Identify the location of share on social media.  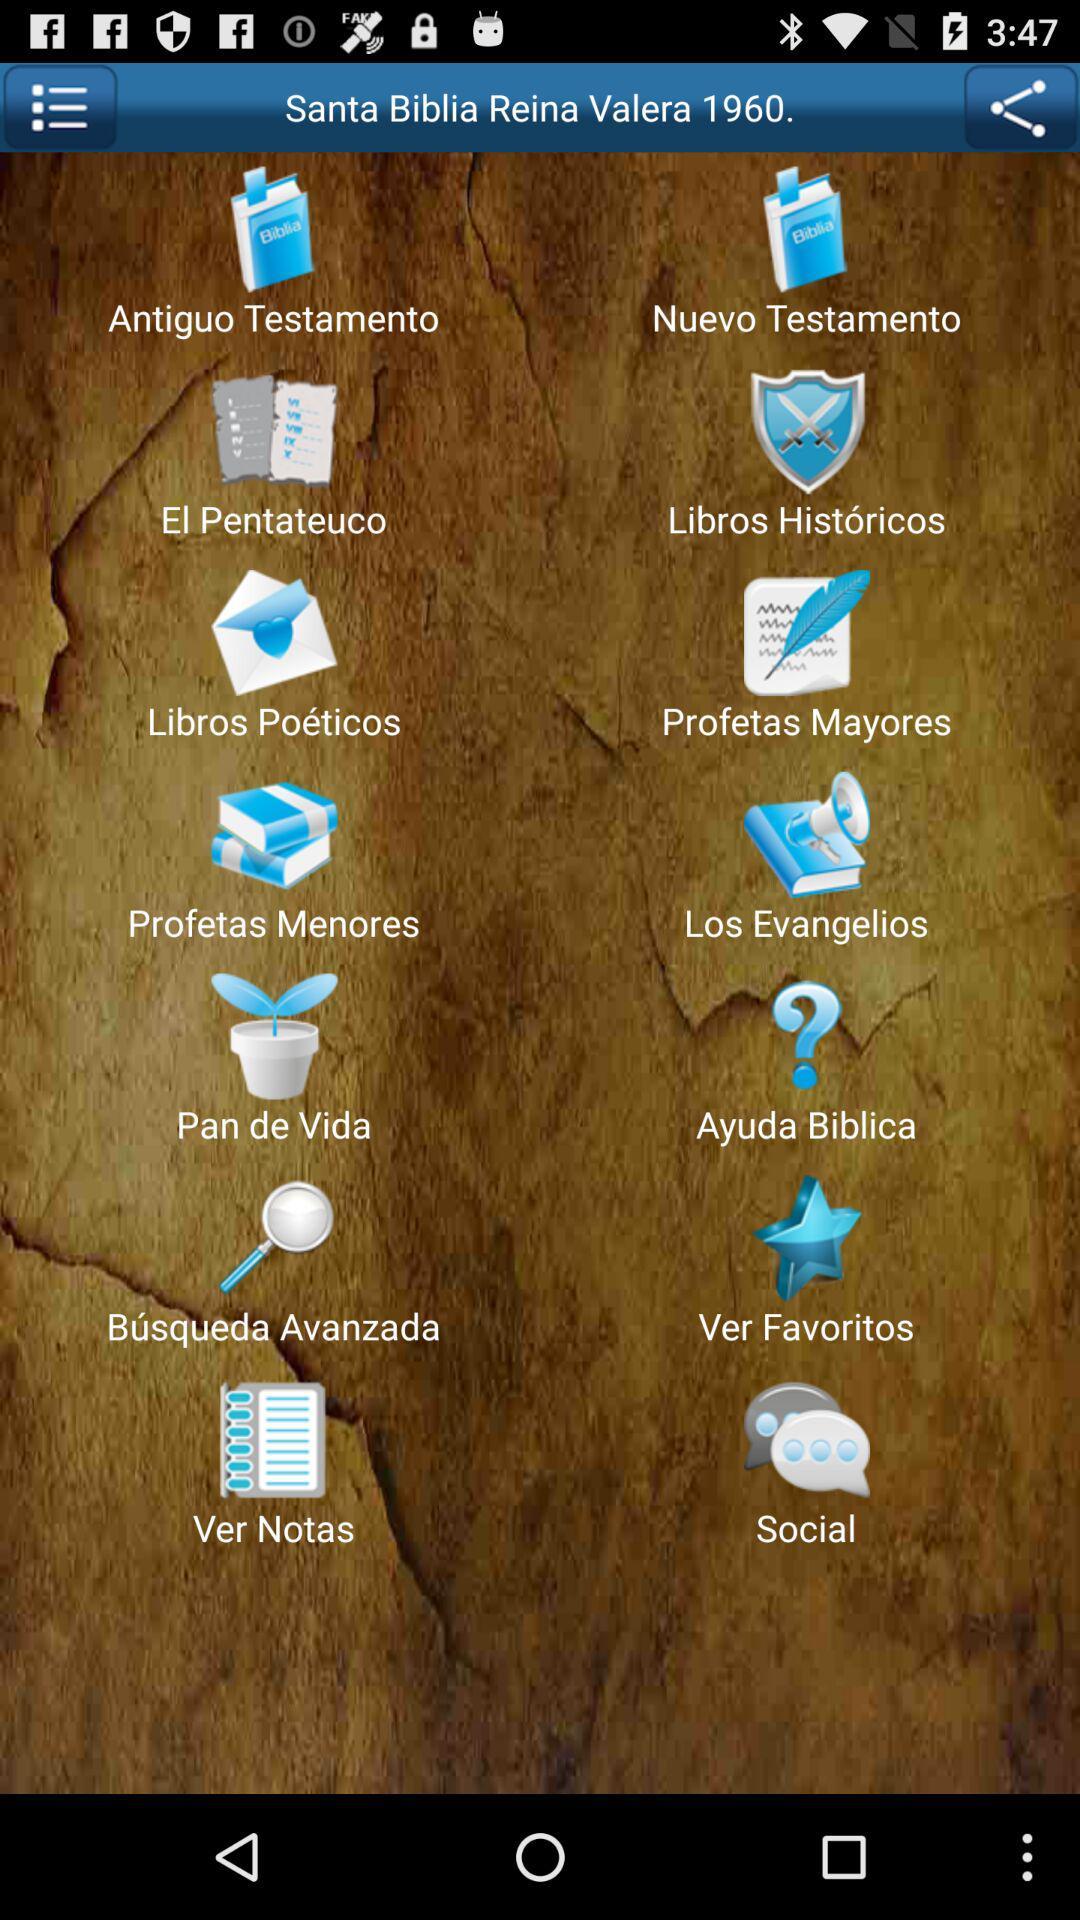
(1020, 106).